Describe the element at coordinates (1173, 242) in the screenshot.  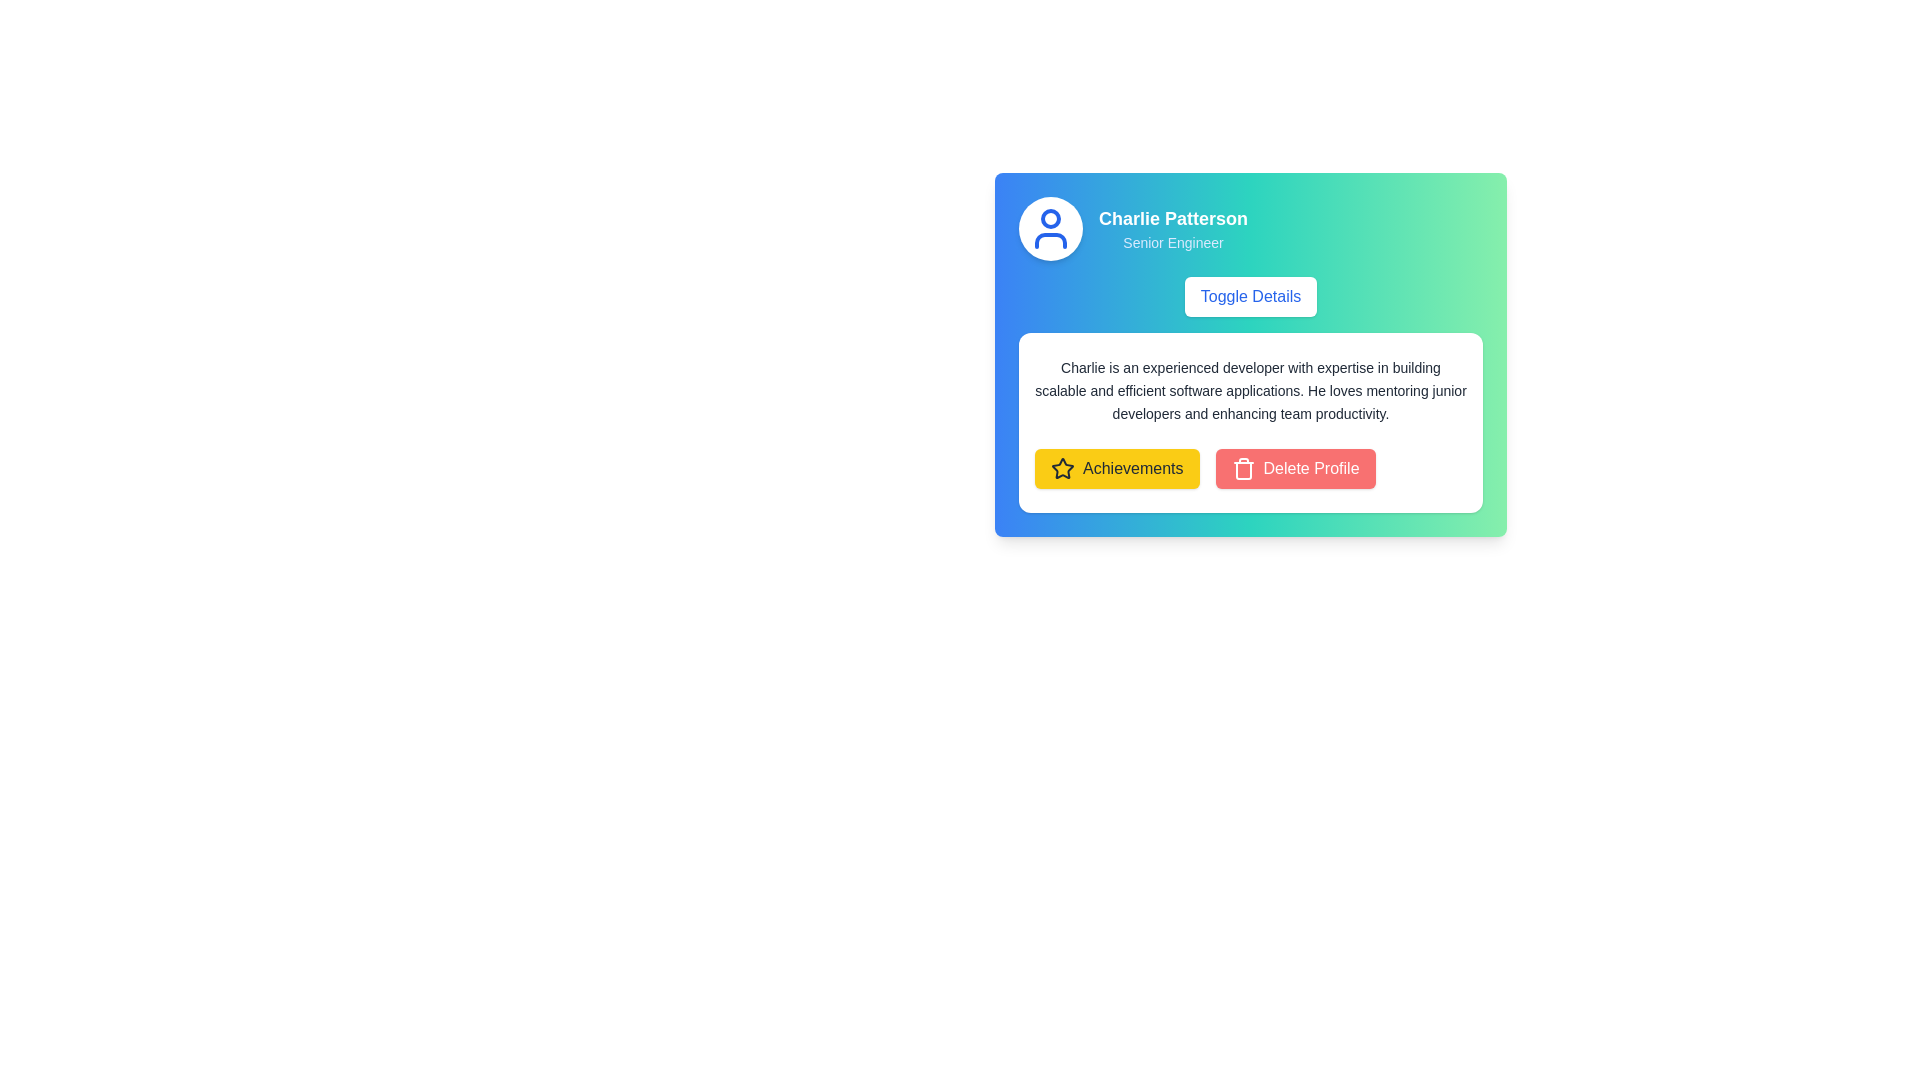
I see `the Text label that displays 'Senior Engineer', located directly beneath 'Charlie Patterson' in the user profile section` at that location.